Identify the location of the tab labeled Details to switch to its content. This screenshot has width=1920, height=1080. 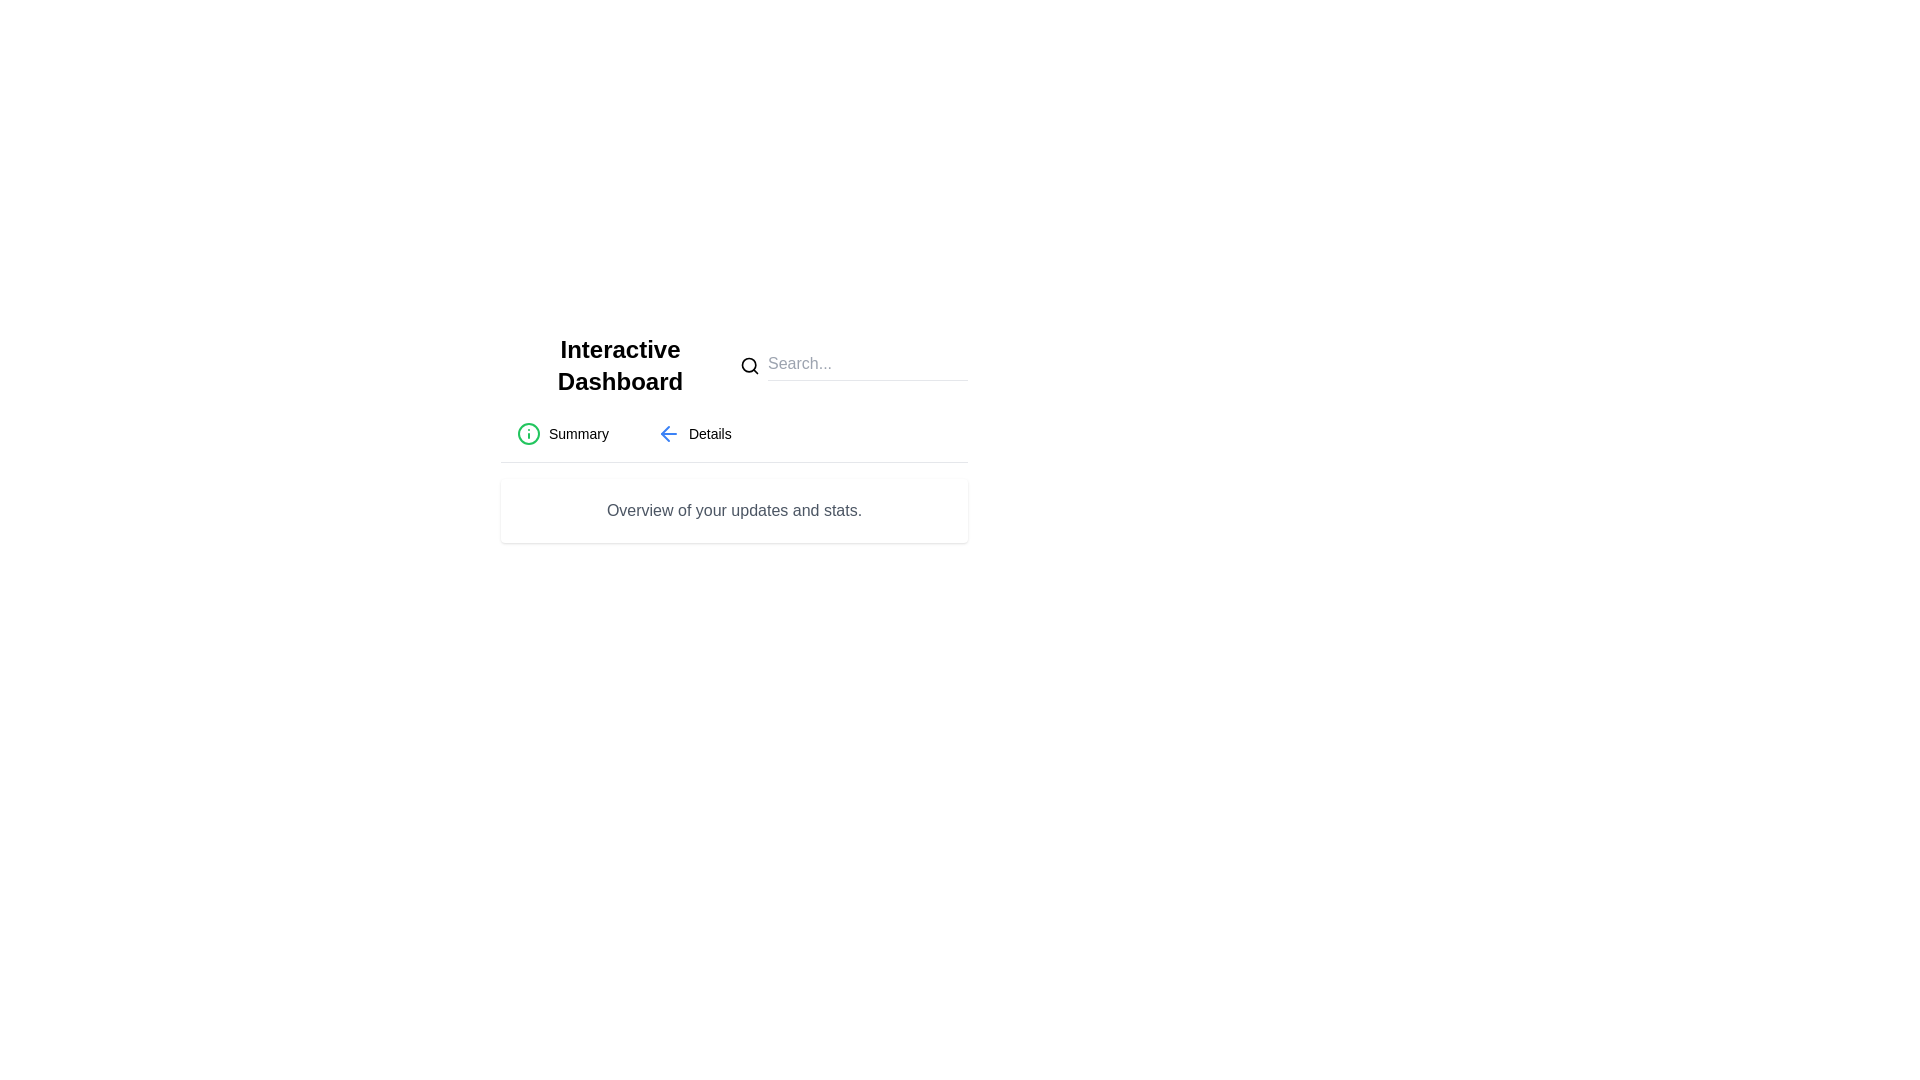
(694, 433).